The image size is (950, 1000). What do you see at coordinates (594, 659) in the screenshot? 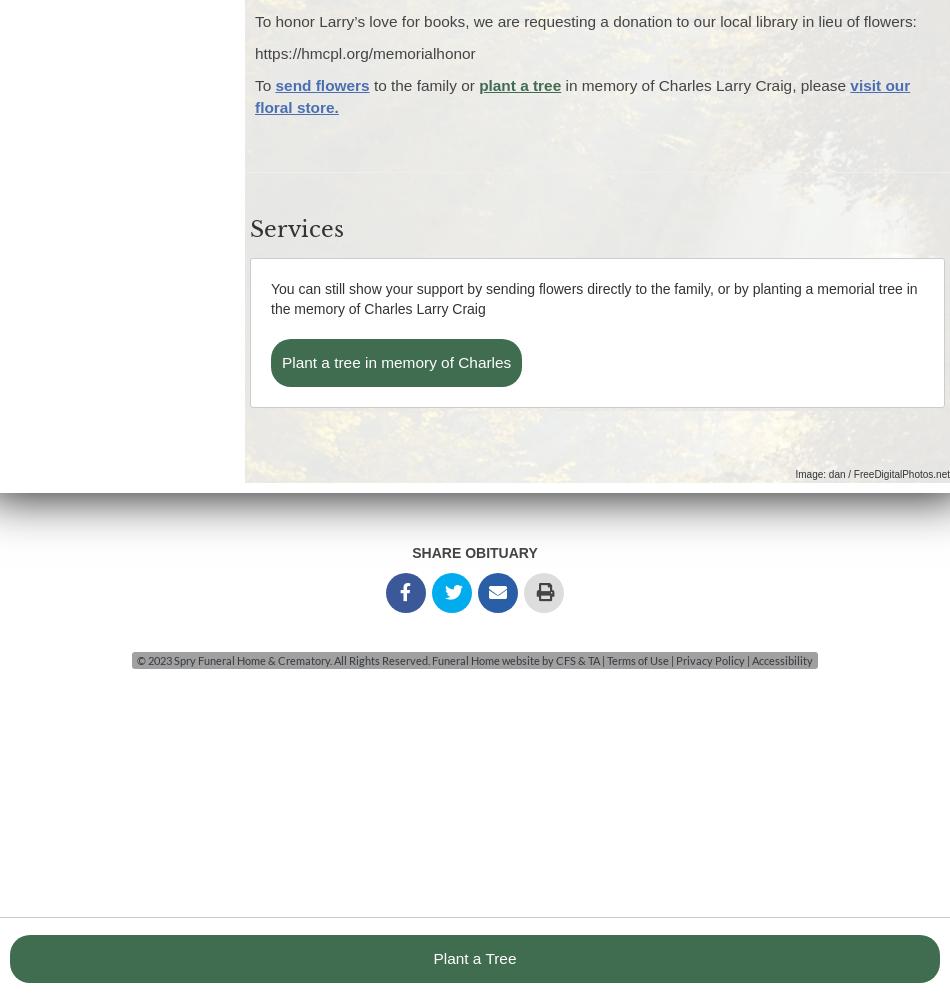
I see `'TA'` at bounding box center [594, 659].